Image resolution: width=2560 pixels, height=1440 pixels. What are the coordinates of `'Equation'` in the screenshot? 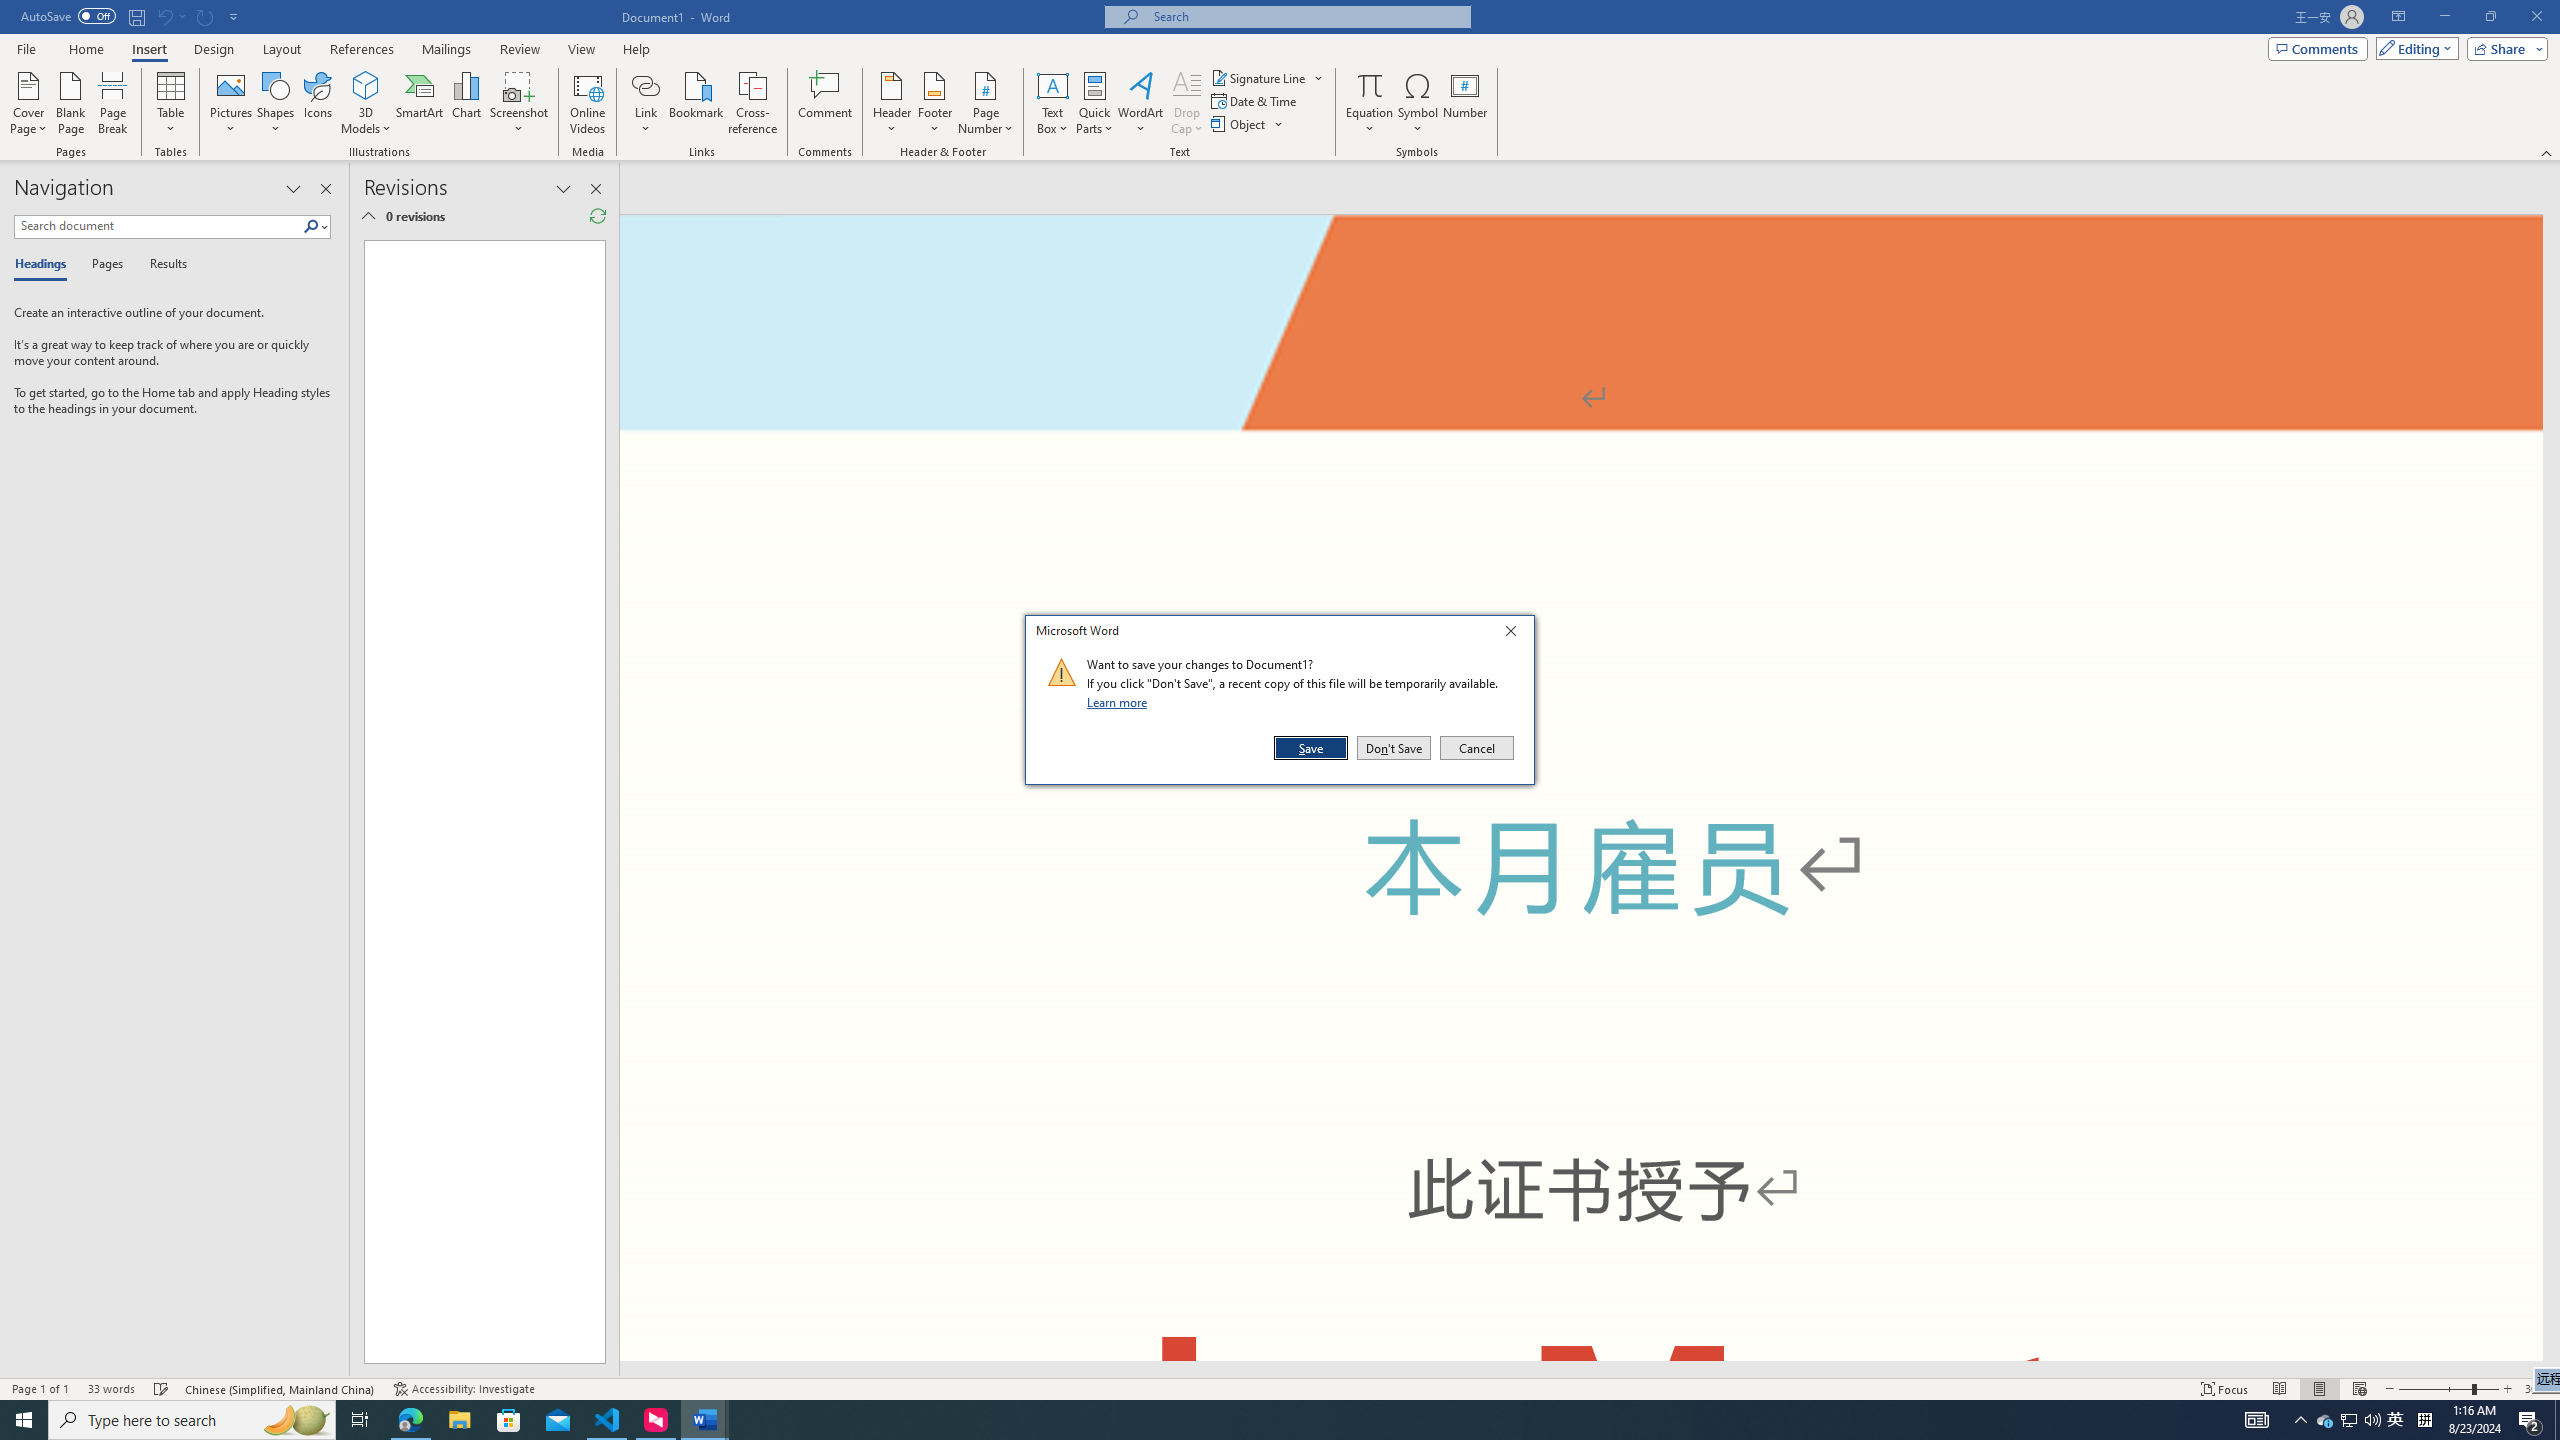 It's located at (1369, 84).